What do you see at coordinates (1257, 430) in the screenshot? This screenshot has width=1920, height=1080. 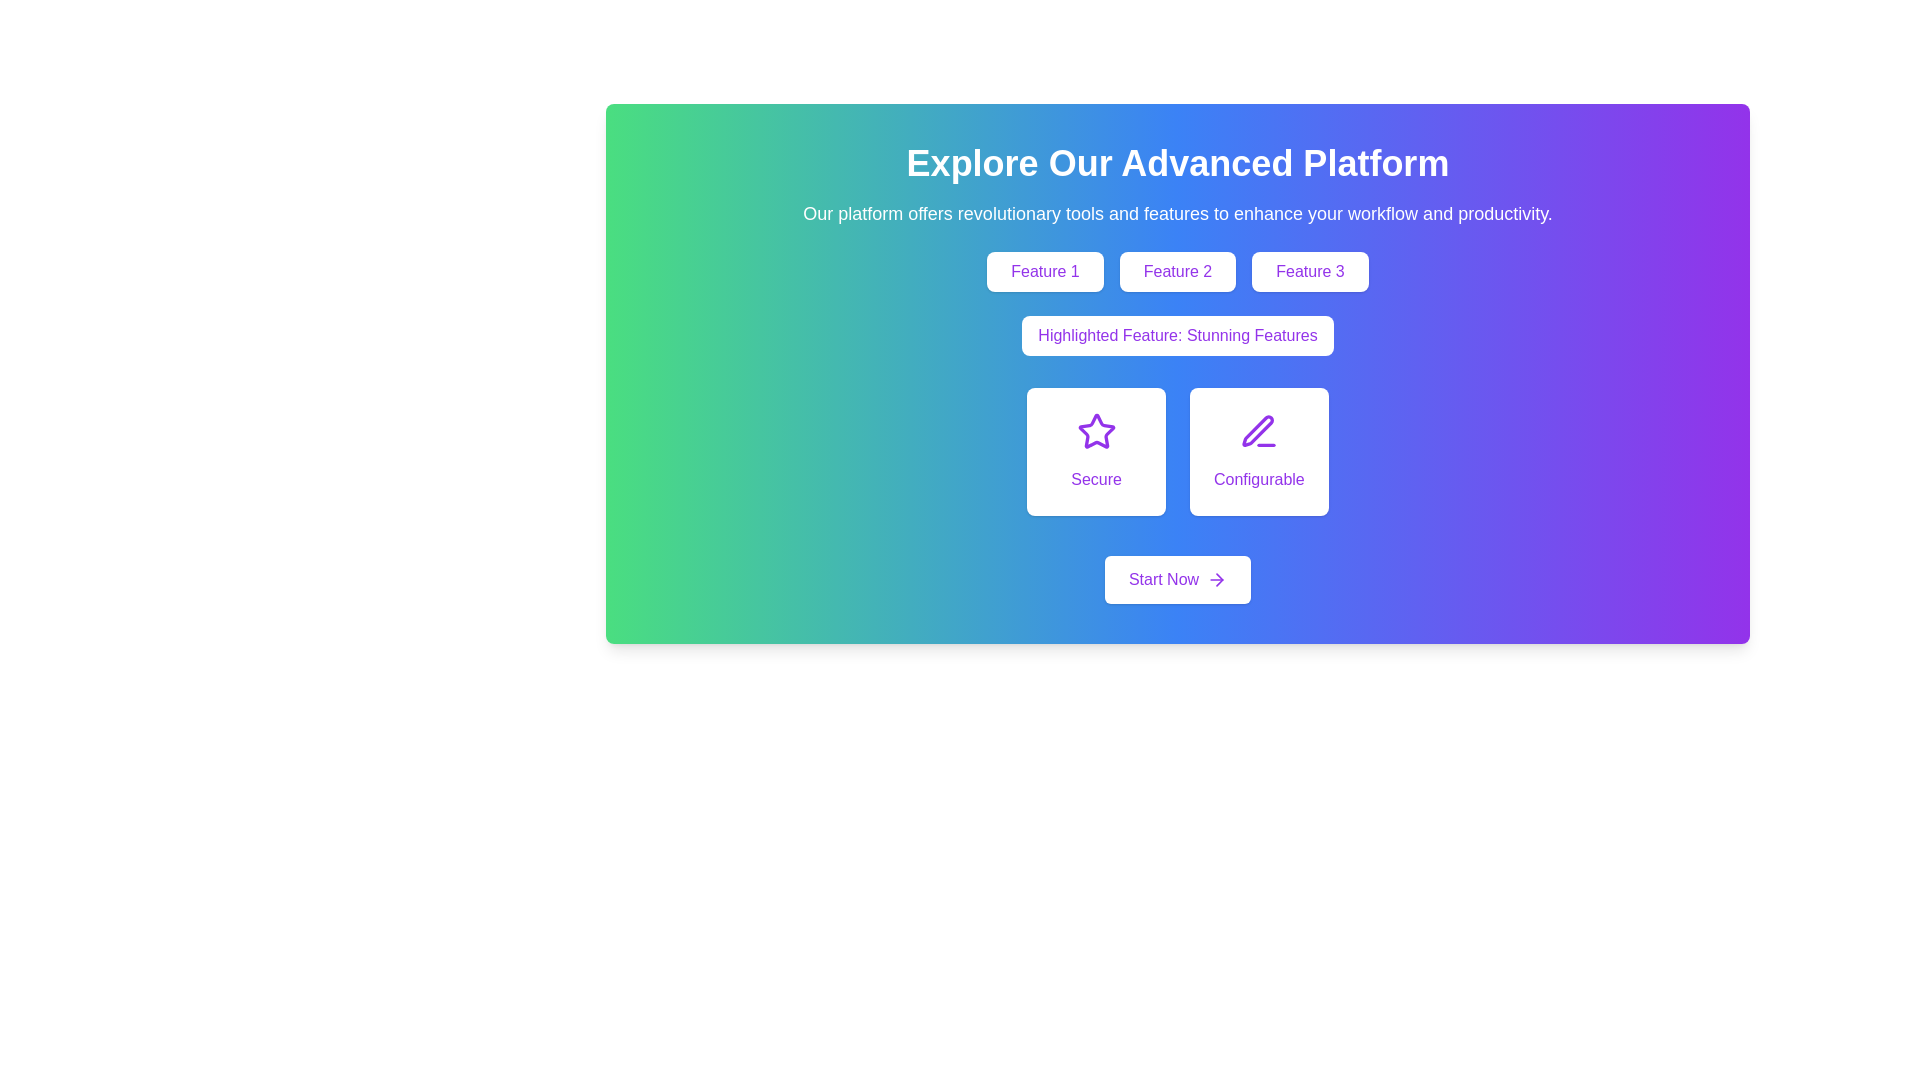 I see `the pen icon SVG graphic located at the bottom right of the 'Configurable' card, adjacent to the 'Secure' card` at bounding box center [1257, 430].